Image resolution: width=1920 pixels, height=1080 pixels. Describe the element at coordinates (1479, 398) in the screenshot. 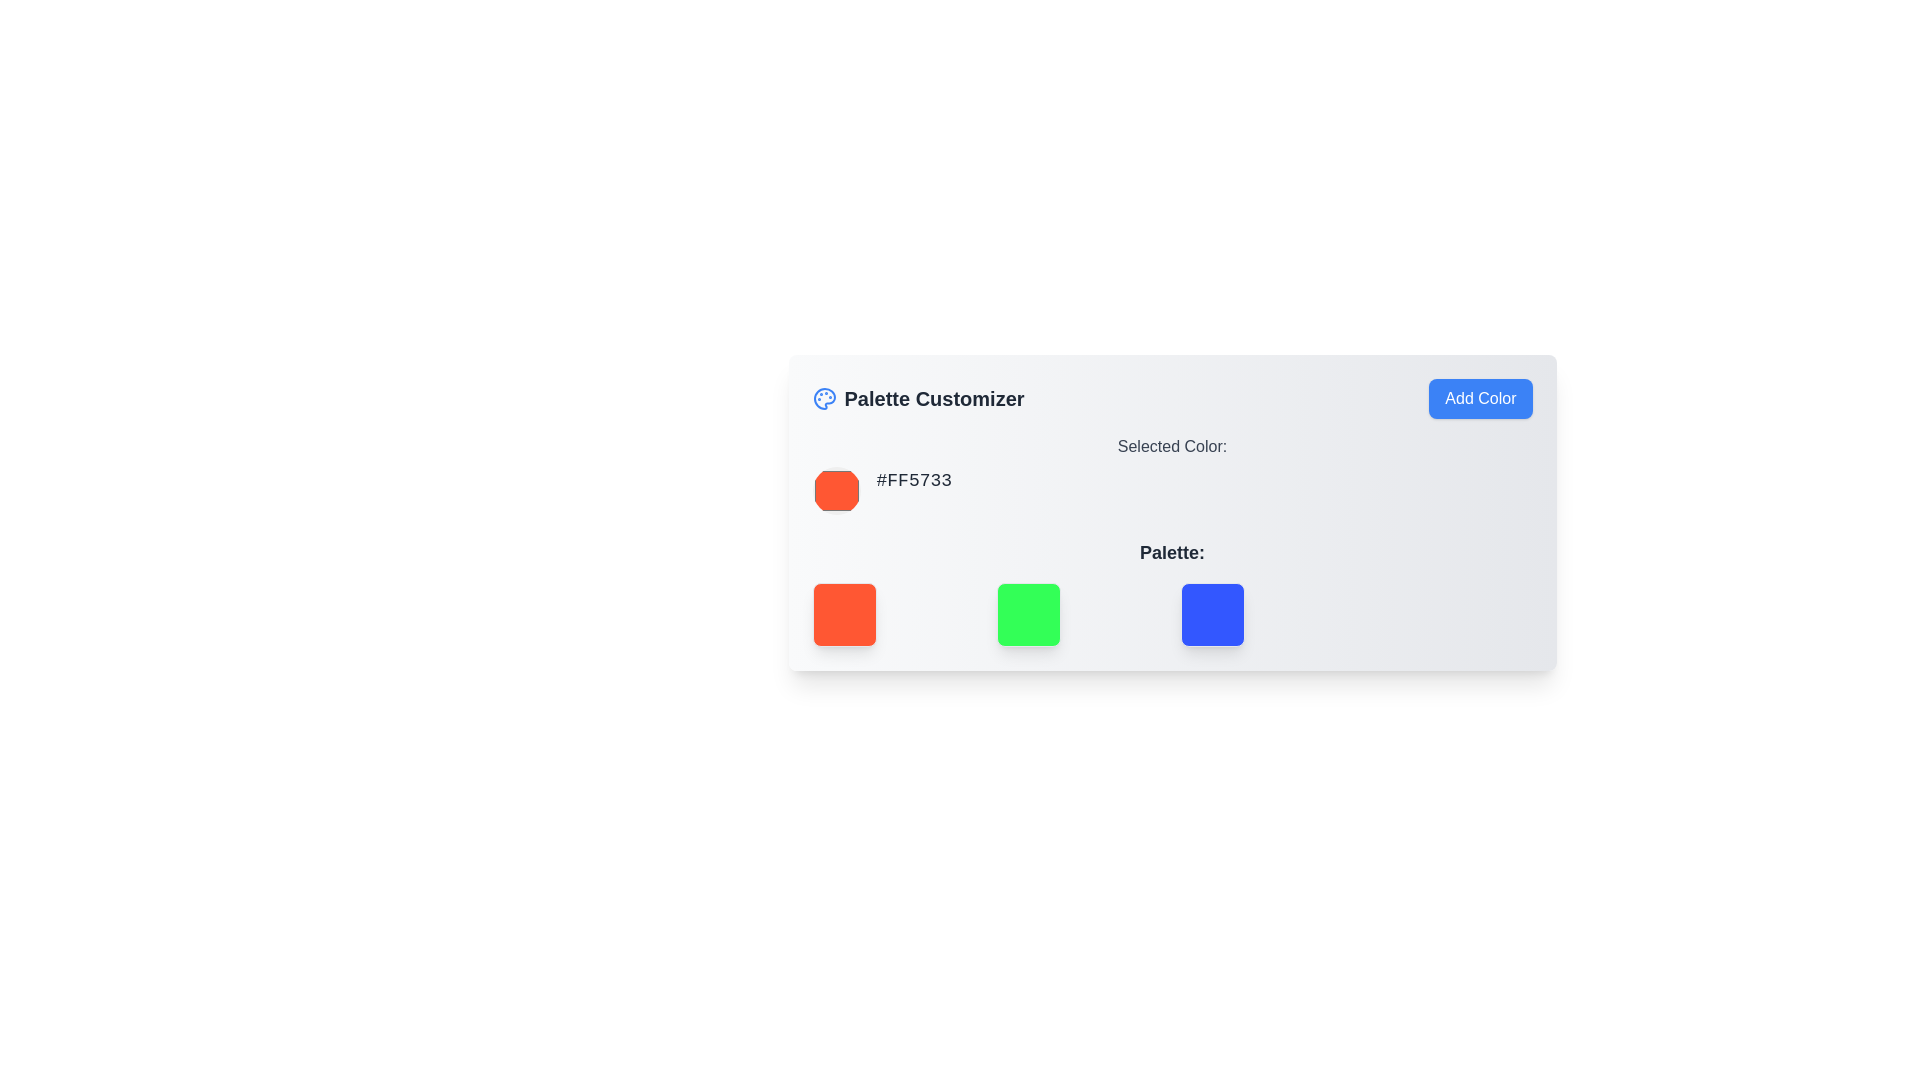

I see `the button located at the top-right corner of the 'Palette Customizer' section` at that location.